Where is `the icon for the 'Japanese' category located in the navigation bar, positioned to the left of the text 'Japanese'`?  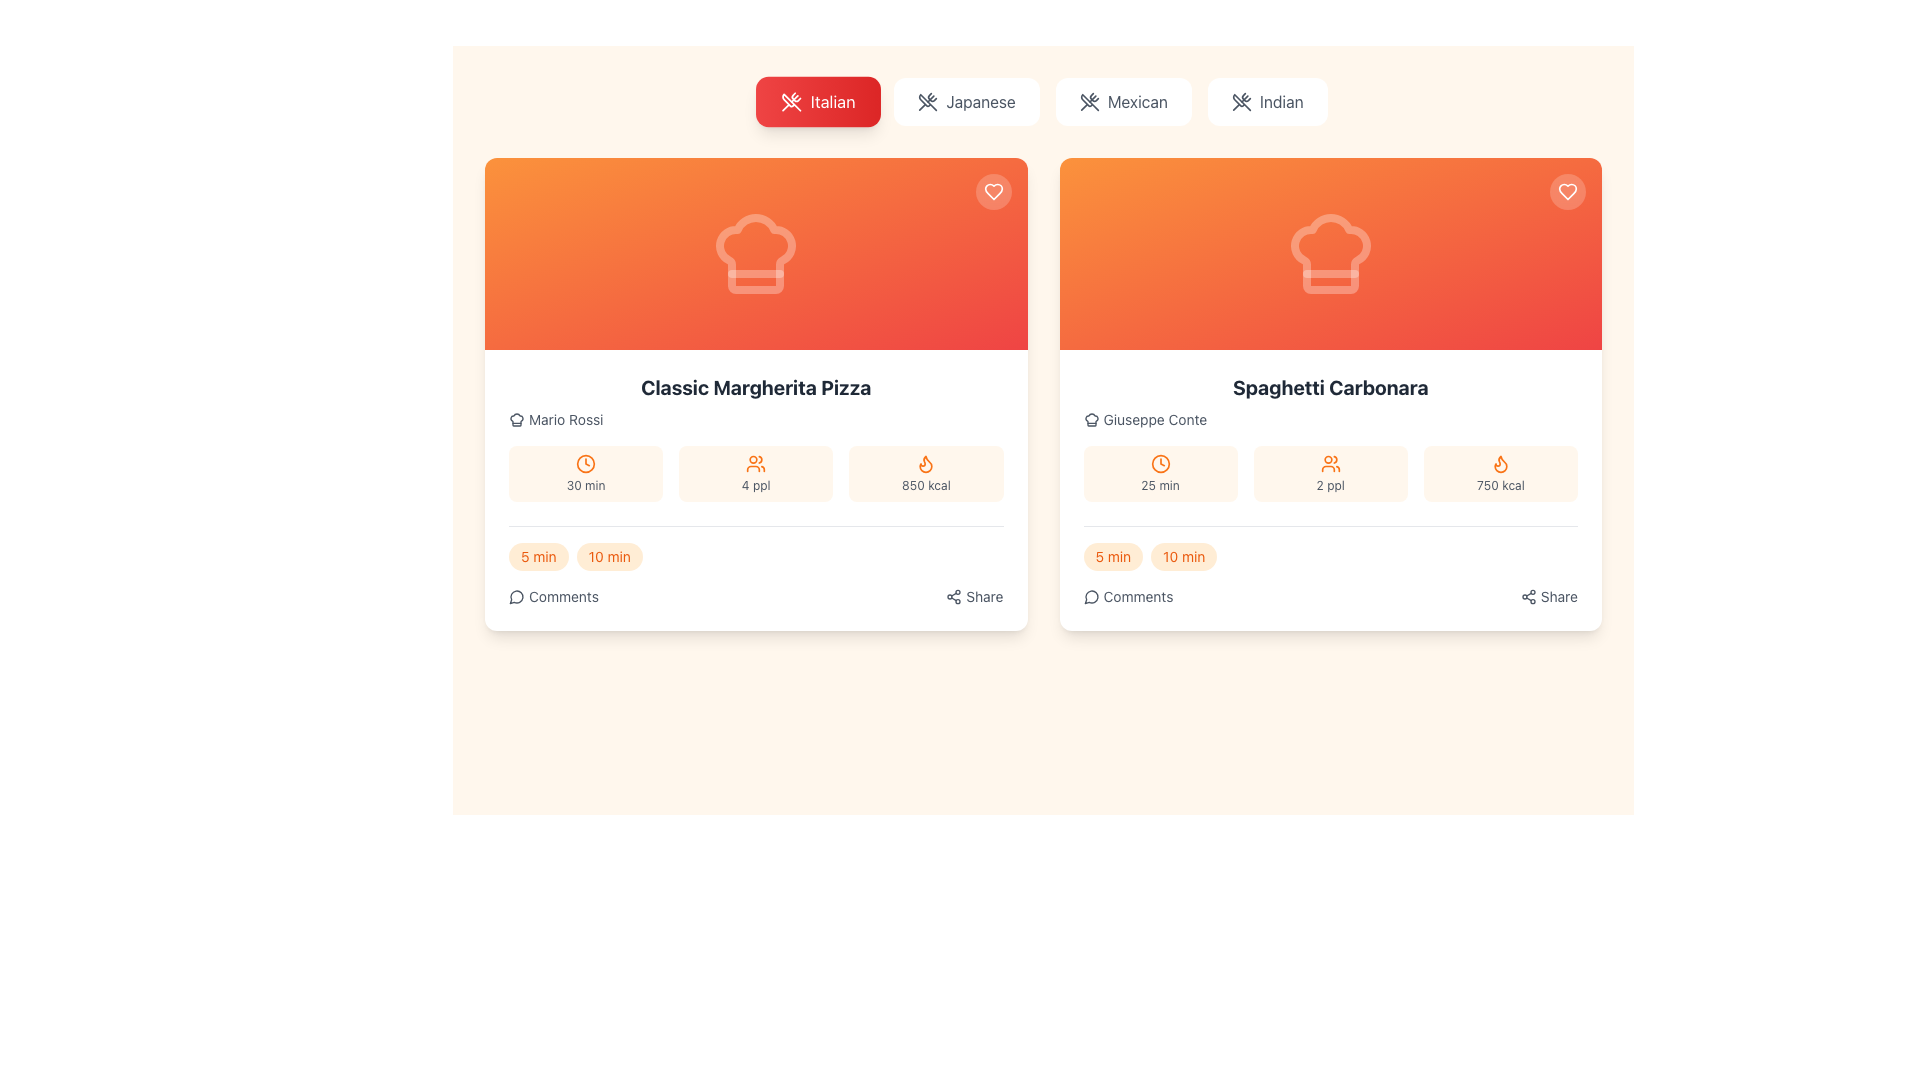 the icon for the 'Japanese' category located in the navigation bar, positioned to the left of the text 'Japanese' is located at coordinates (927, 101).